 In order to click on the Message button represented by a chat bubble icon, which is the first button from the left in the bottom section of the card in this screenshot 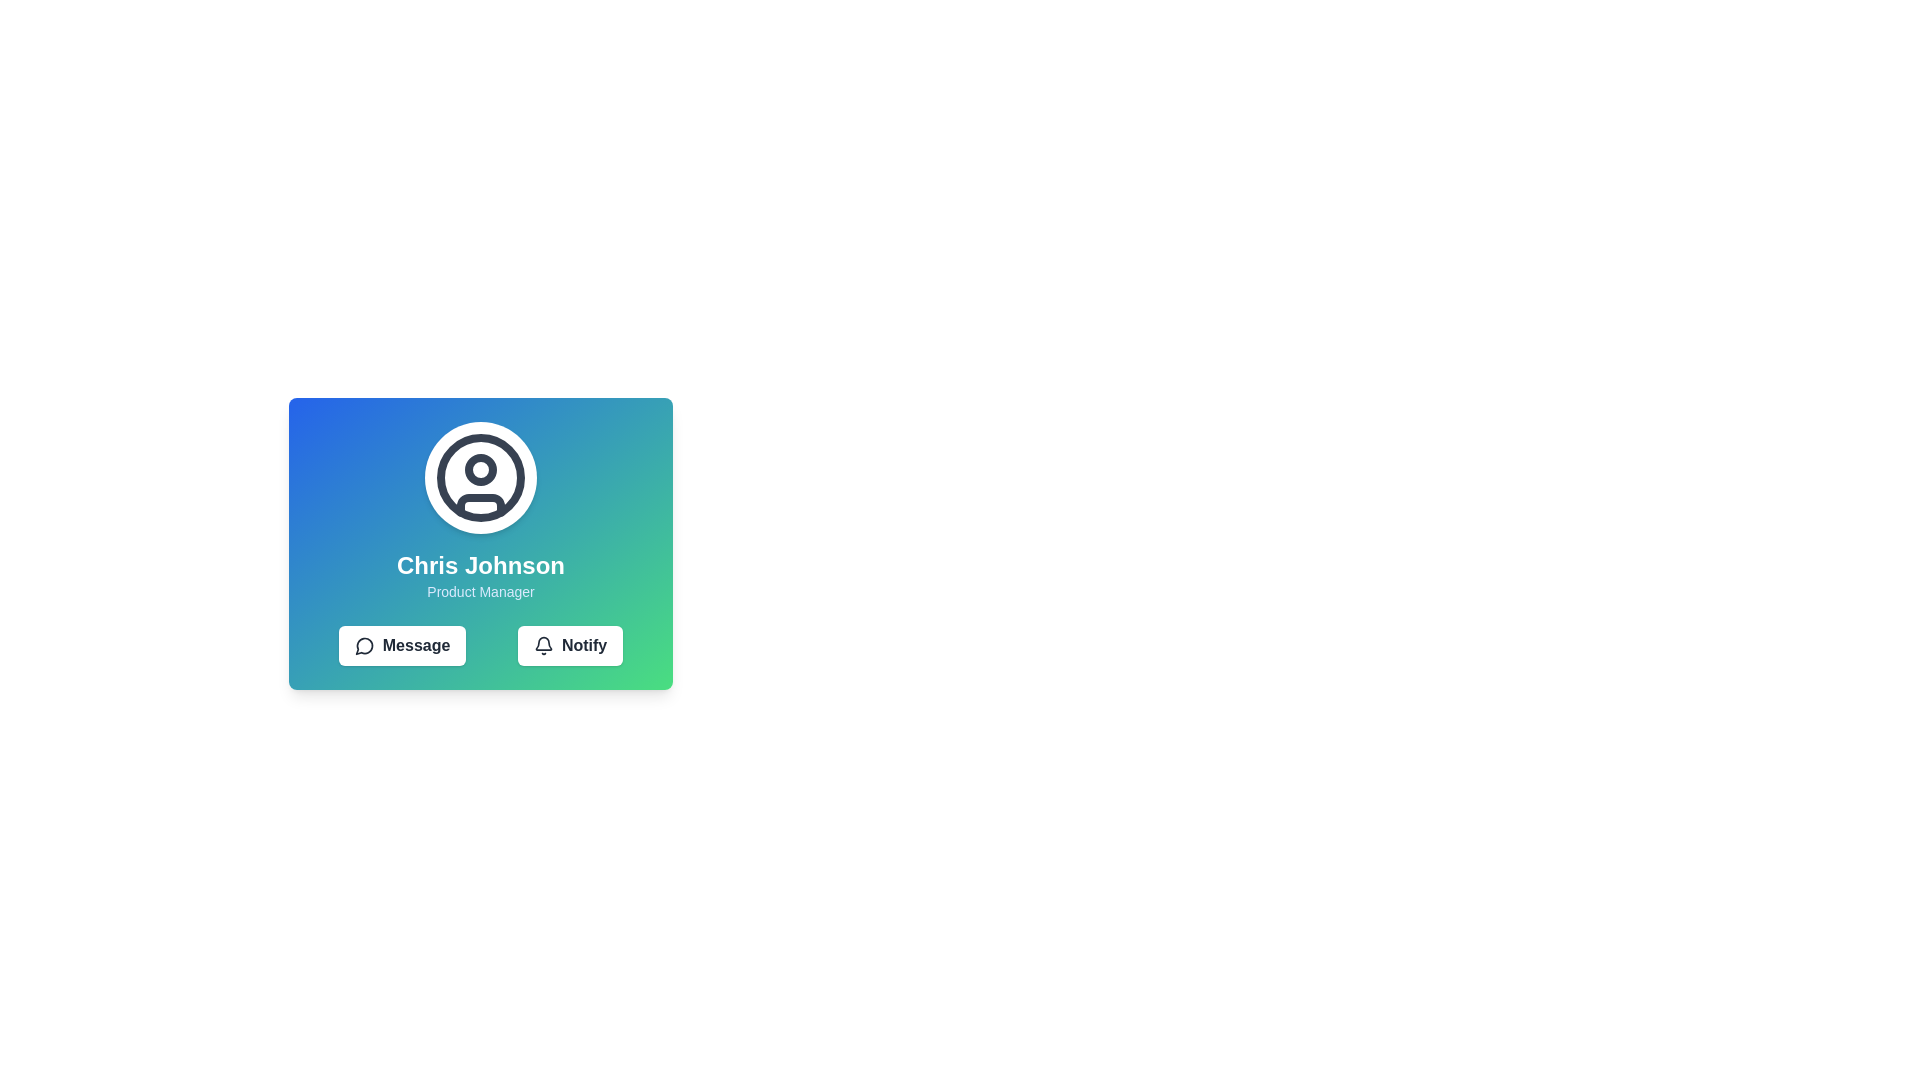, I will do `click(364, 646)`.